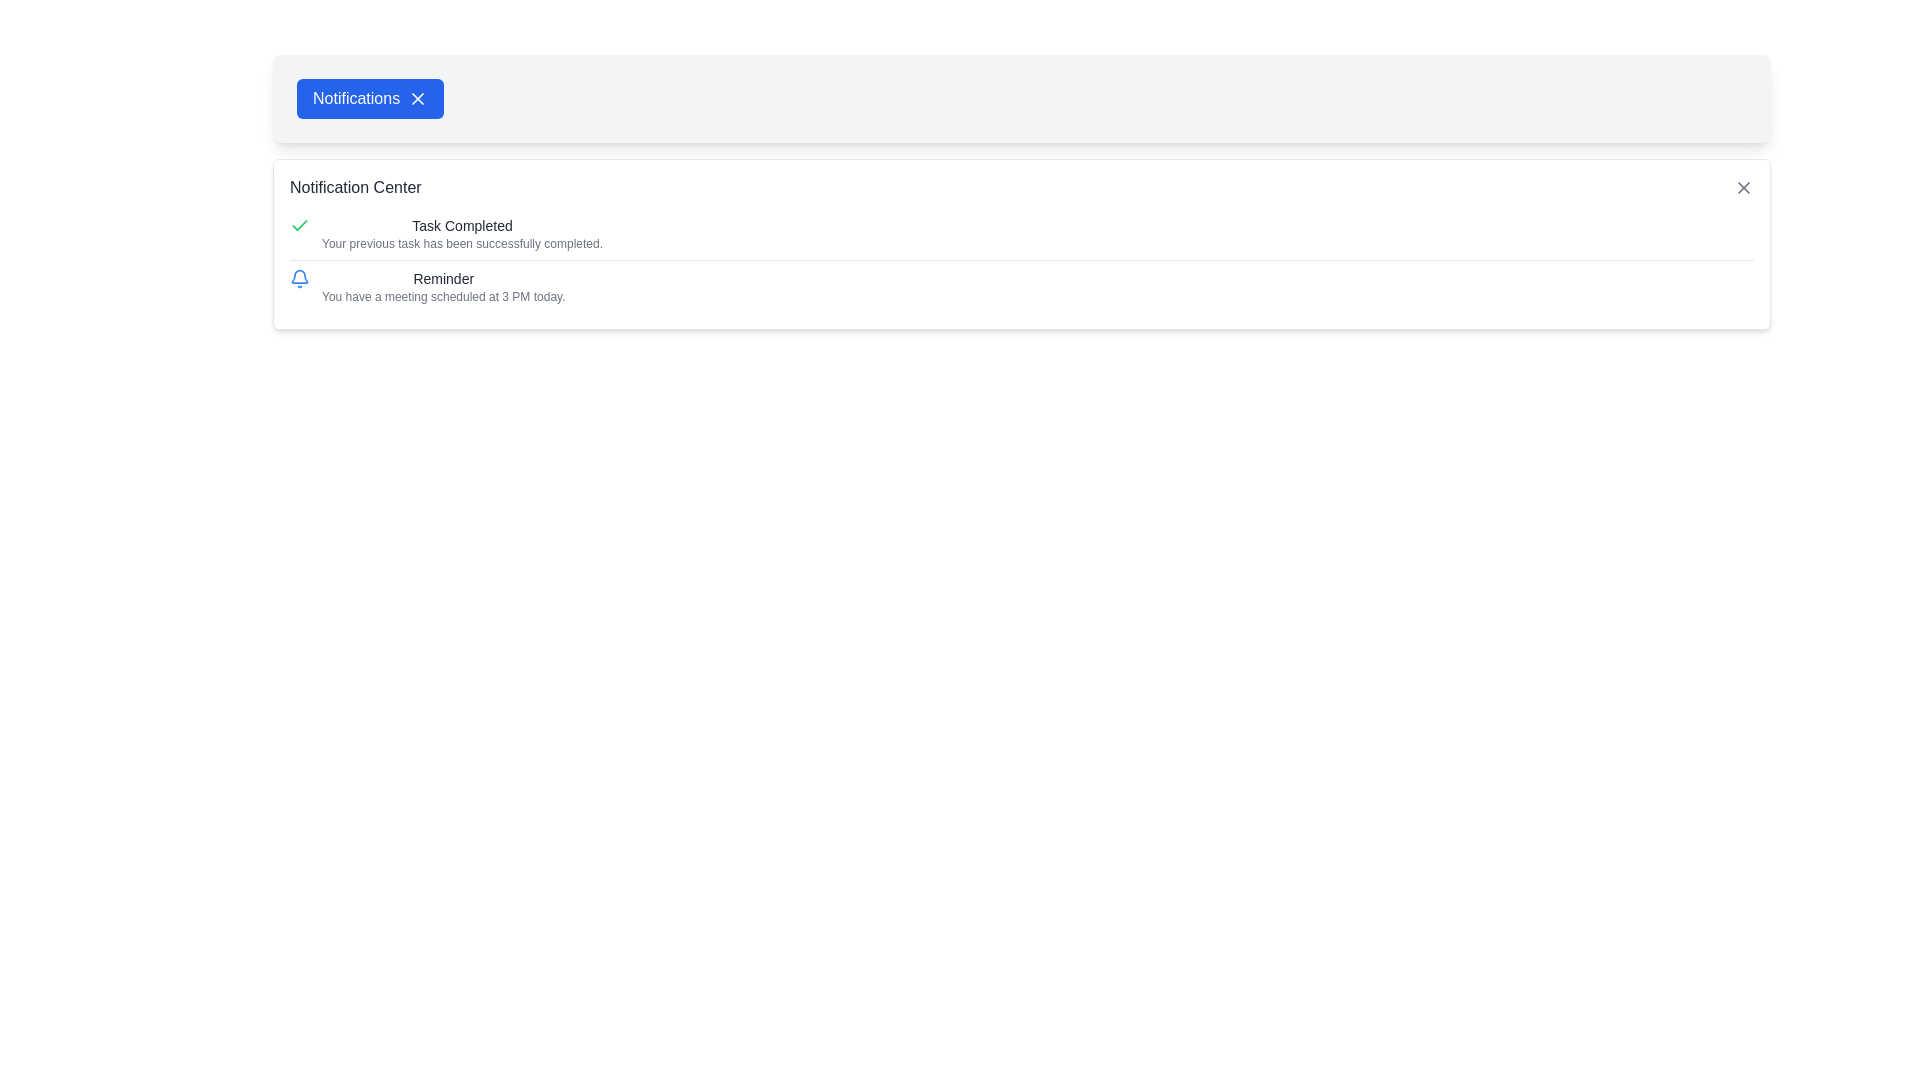 Image resolution: width=1920 pixels, height=1080 pixels. I want to click on the text display notification titled 'Task Completed' which indicates that the previous task has been successfully completed, so click(461, 233).